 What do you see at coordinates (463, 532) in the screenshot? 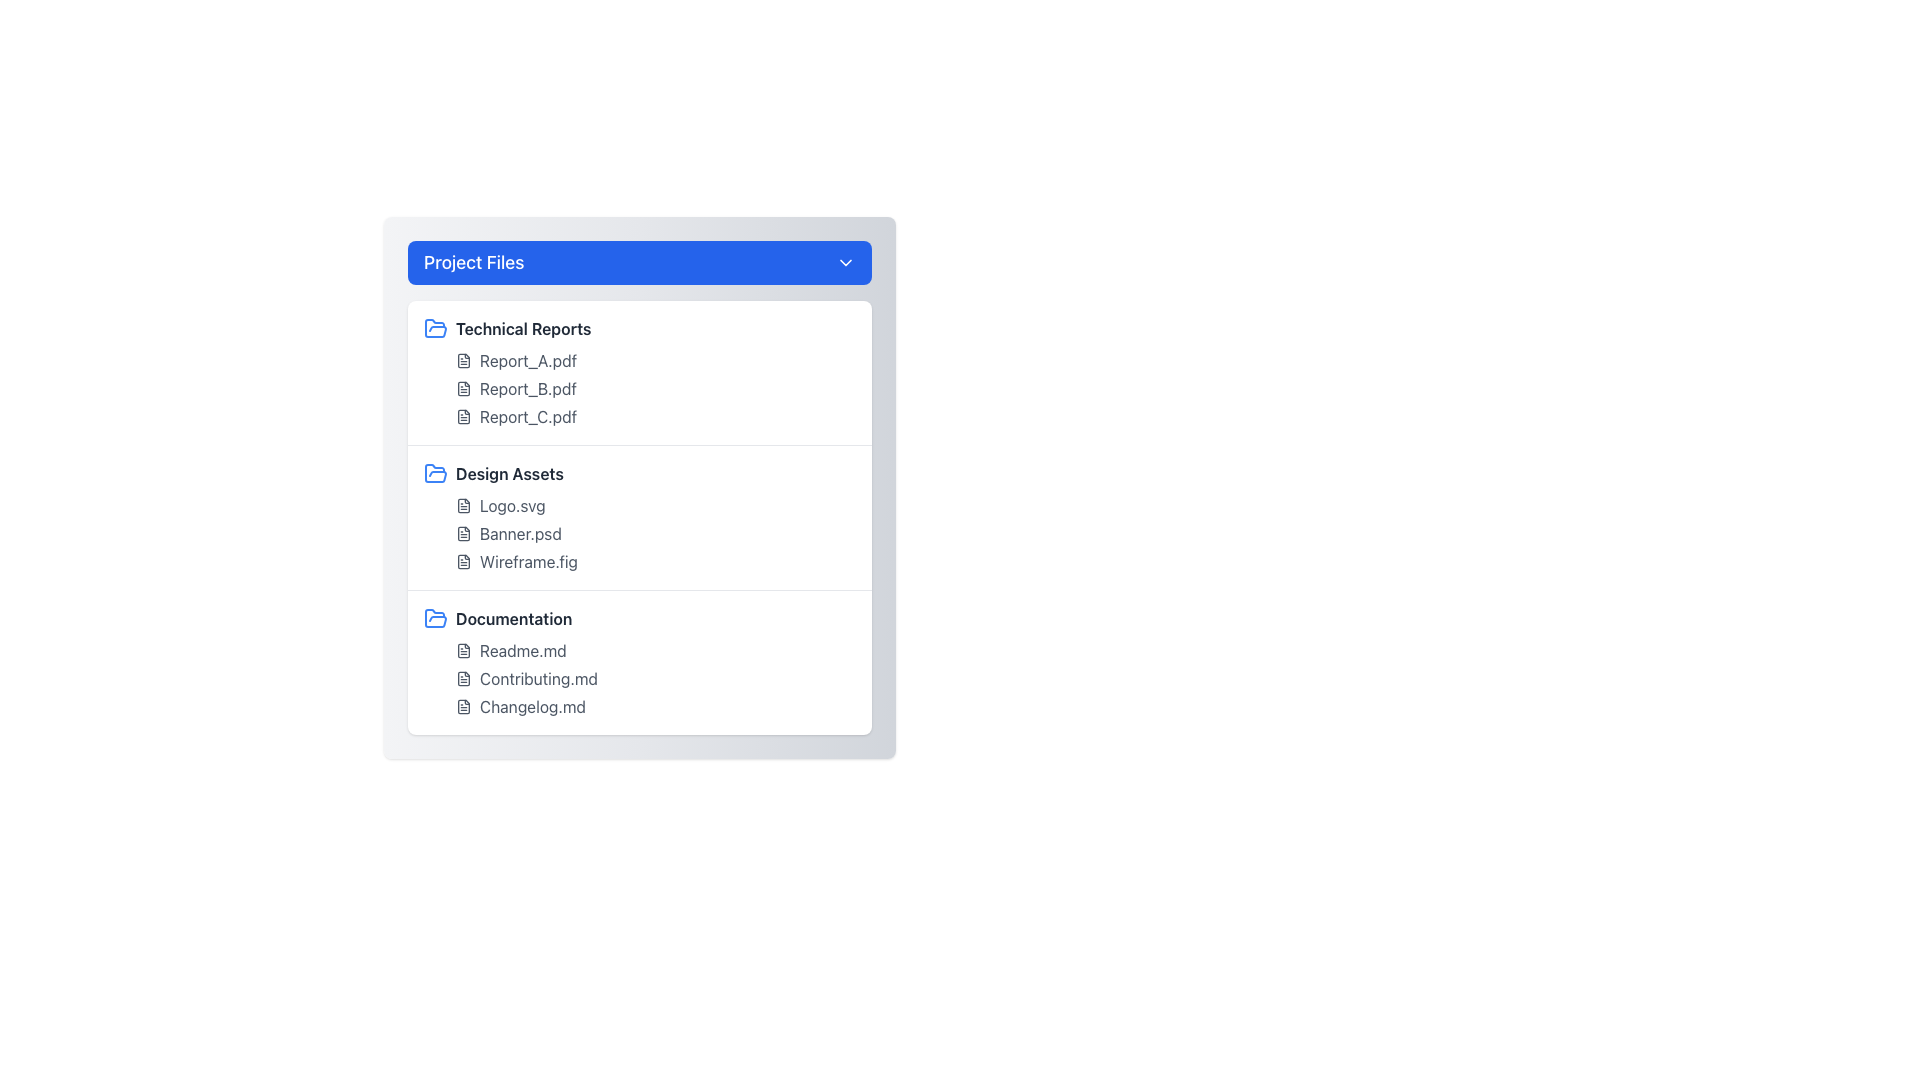
I see `the dark gray SVG icon resembling a document with lines, located to the left of the text 'Banner.psd'` at bounding box center [463, 532].